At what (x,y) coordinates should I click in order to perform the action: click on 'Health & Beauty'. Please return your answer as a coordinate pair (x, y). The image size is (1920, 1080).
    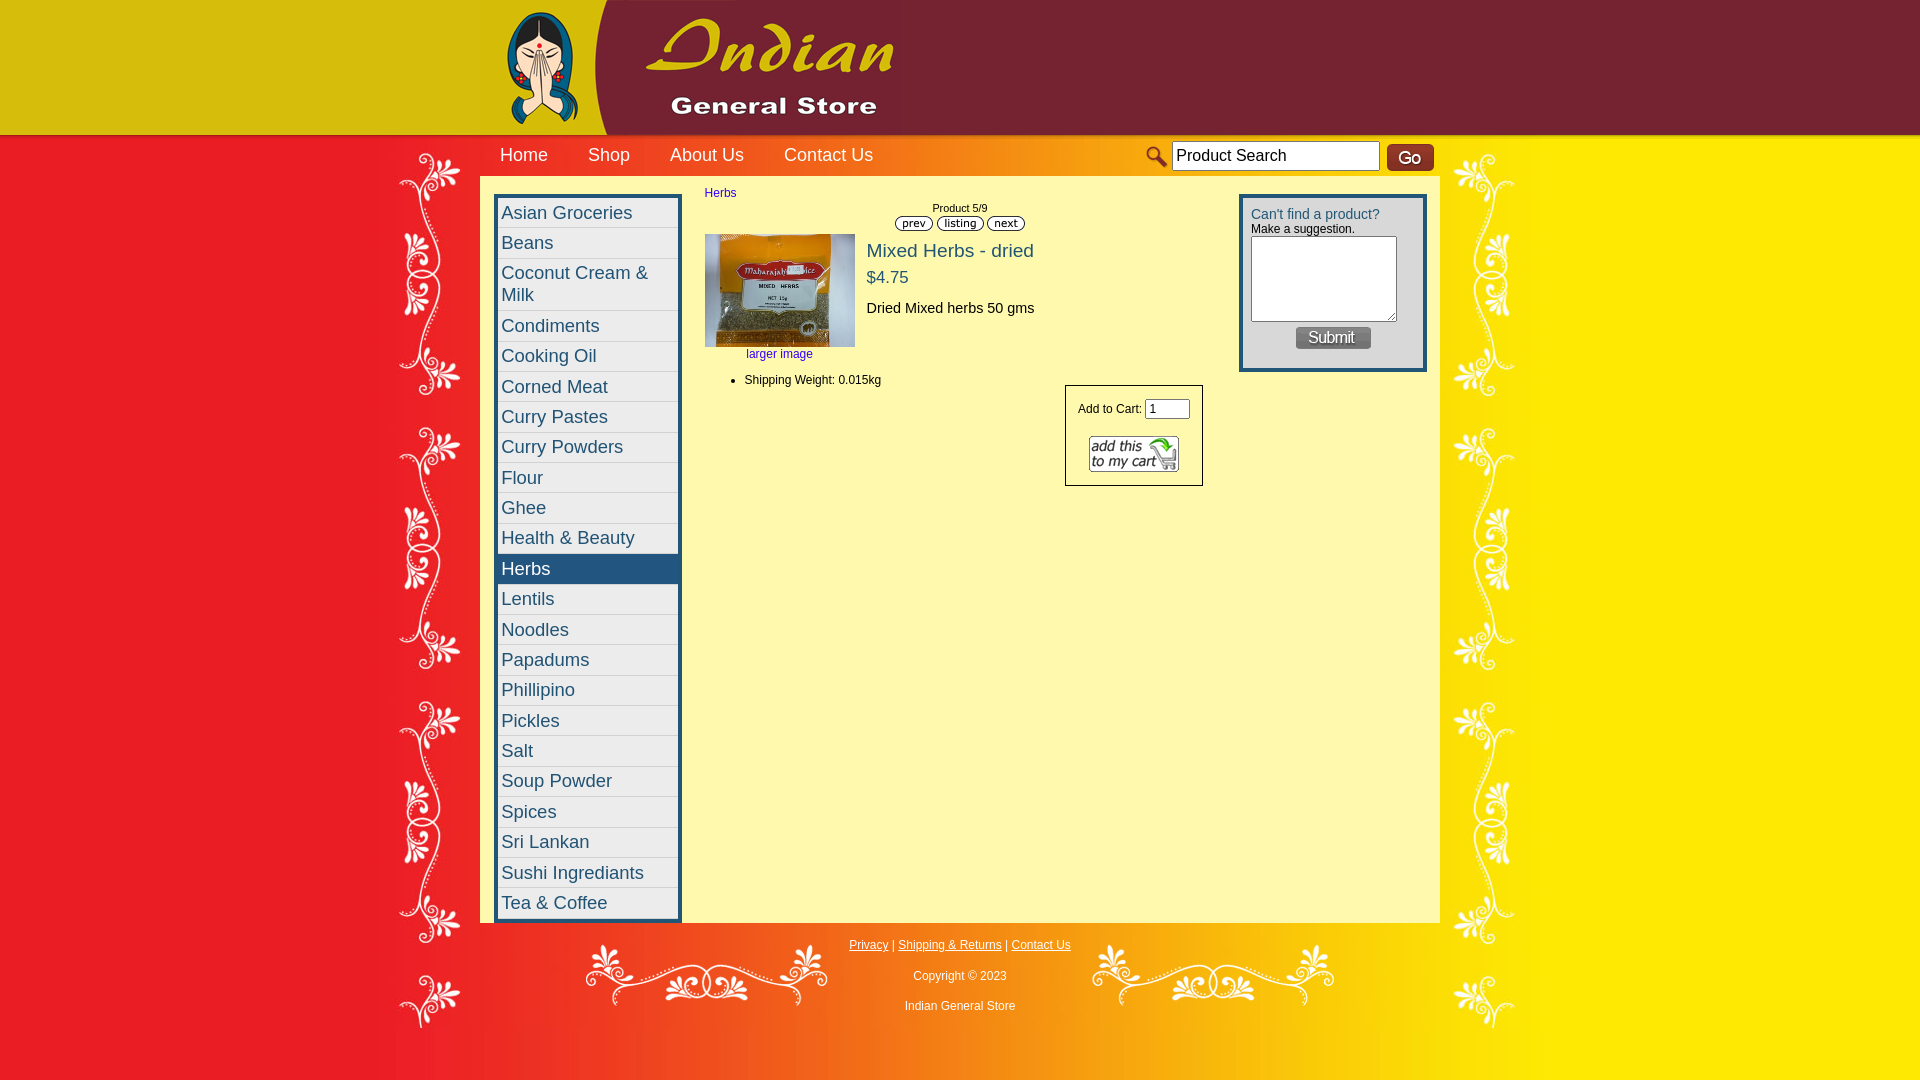
    Looking at the image, I should click on (587, 538).